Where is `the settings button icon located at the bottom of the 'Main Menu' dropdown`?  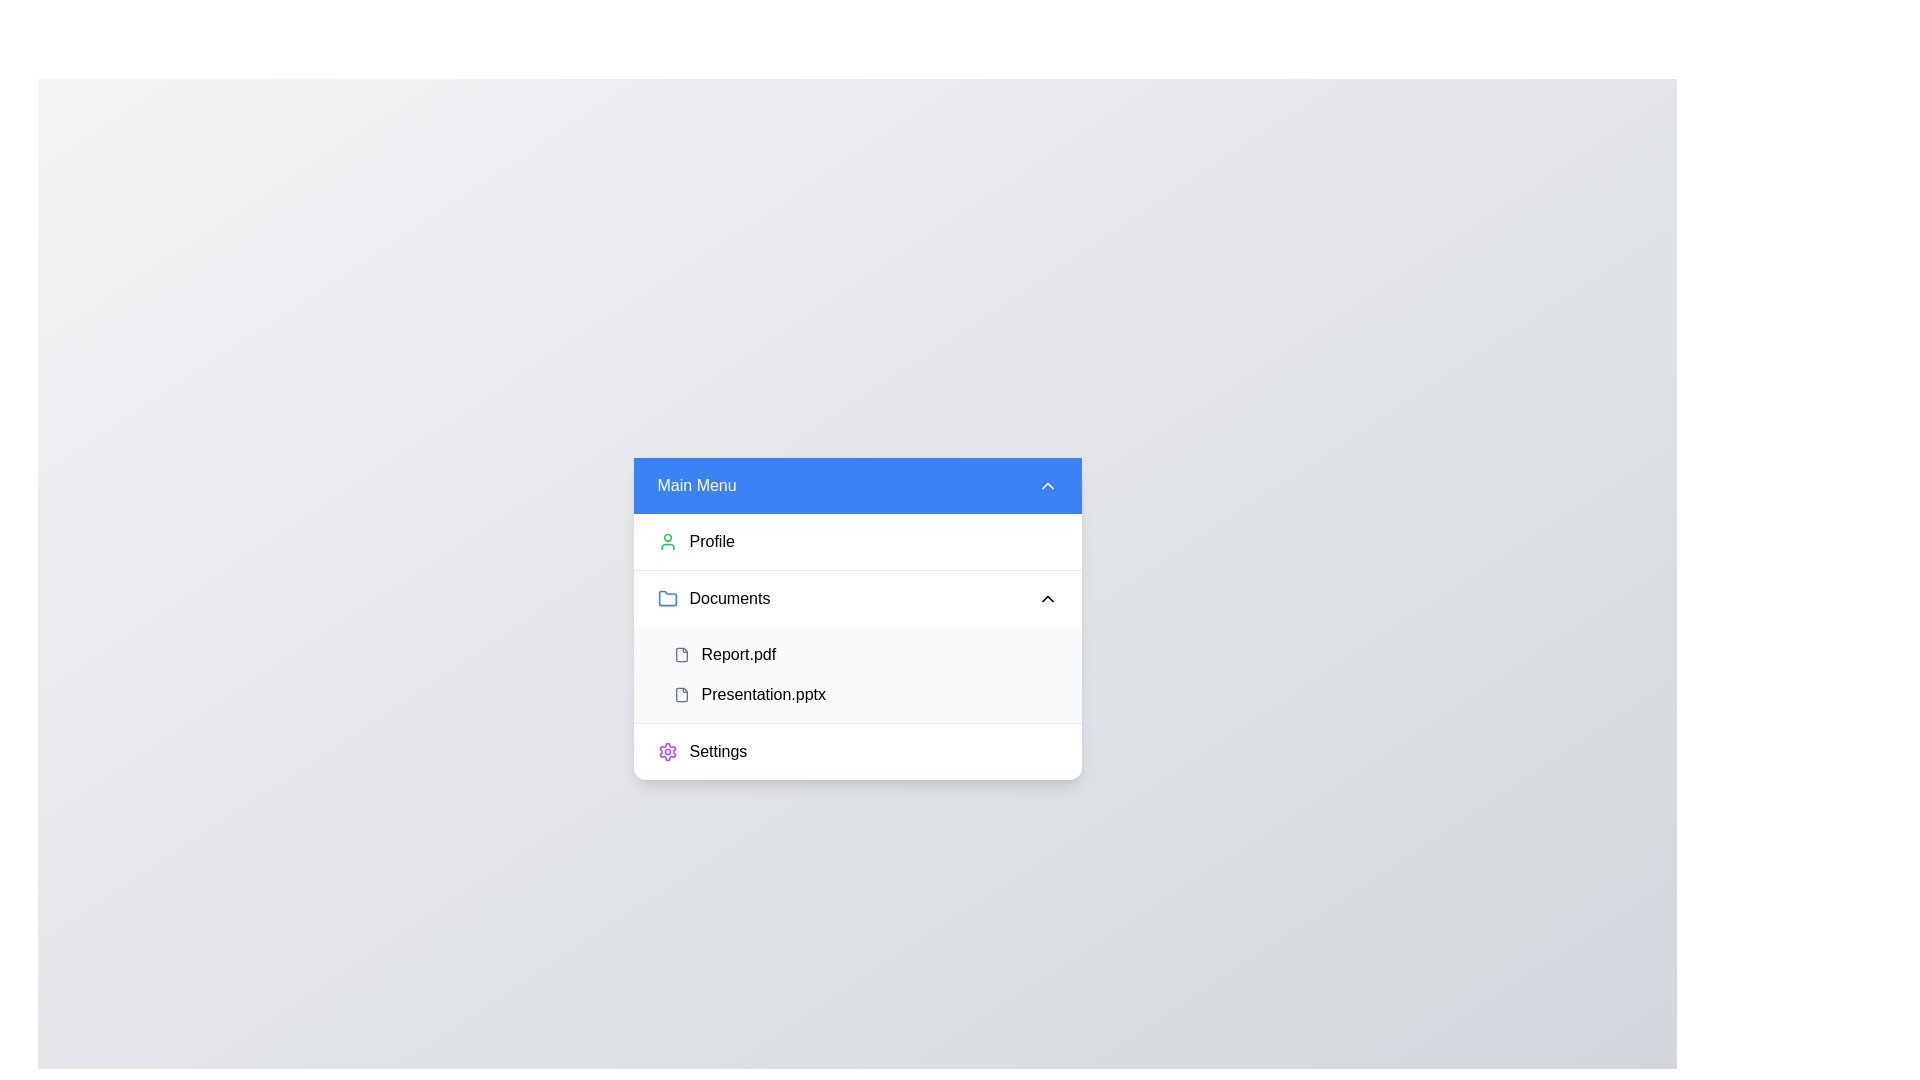 the settings button icon located at the bottom of the 'Main Menu' dropdown is located at coordinates (667, 752).